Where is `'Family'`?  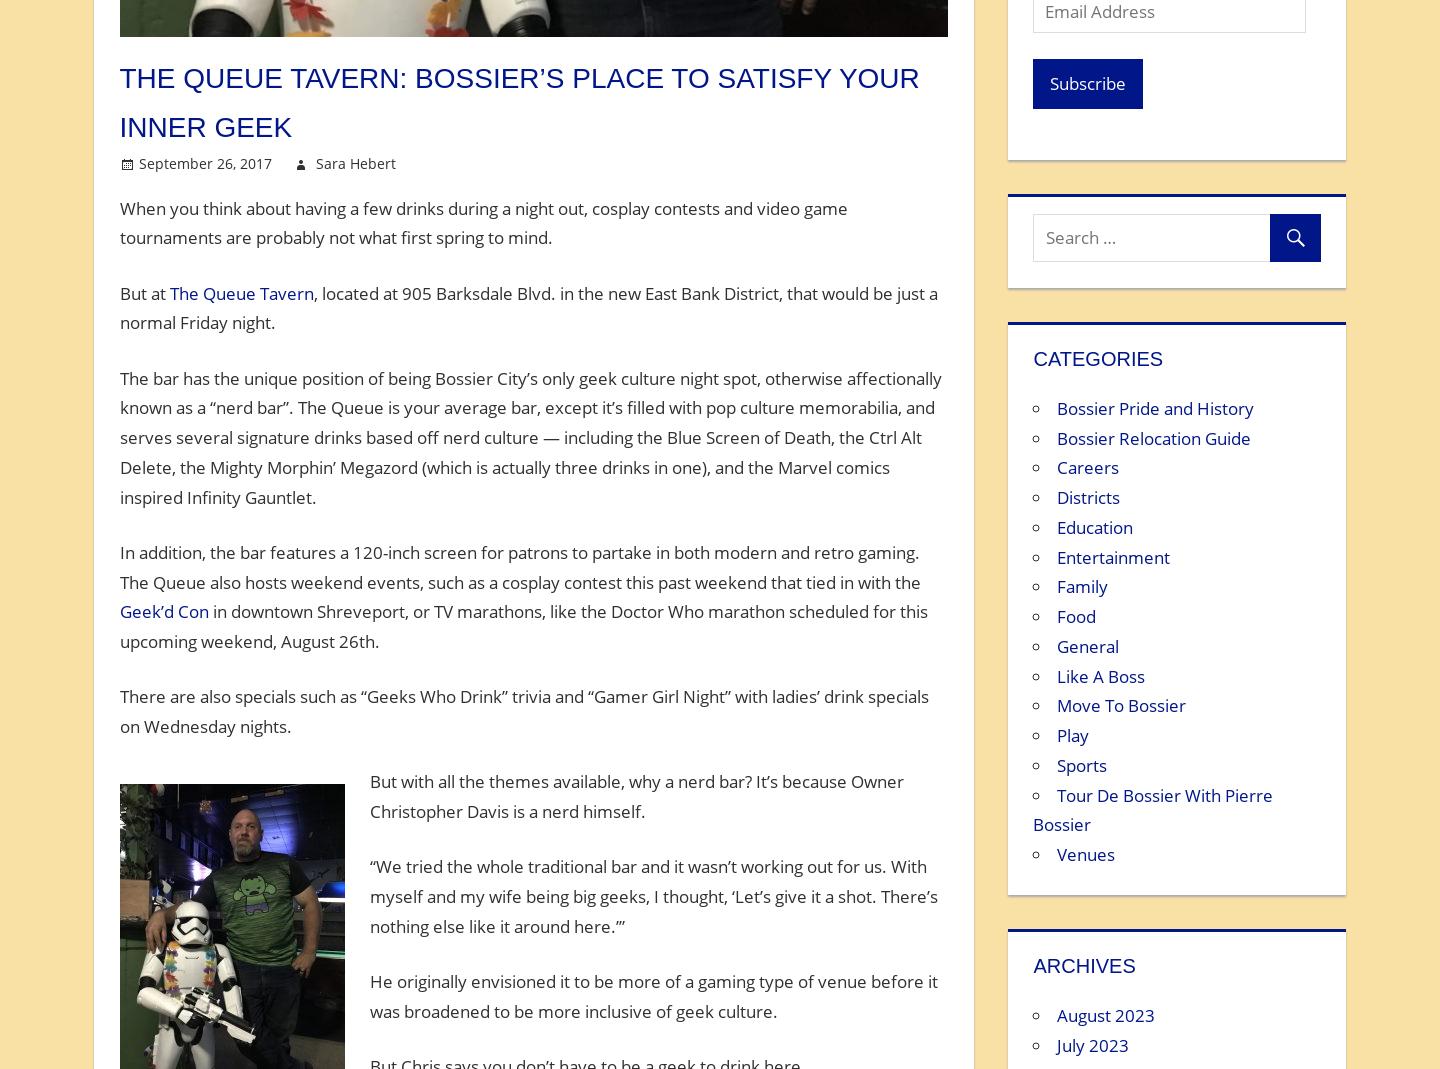
'Family' is located at coordinates (1081, 586).